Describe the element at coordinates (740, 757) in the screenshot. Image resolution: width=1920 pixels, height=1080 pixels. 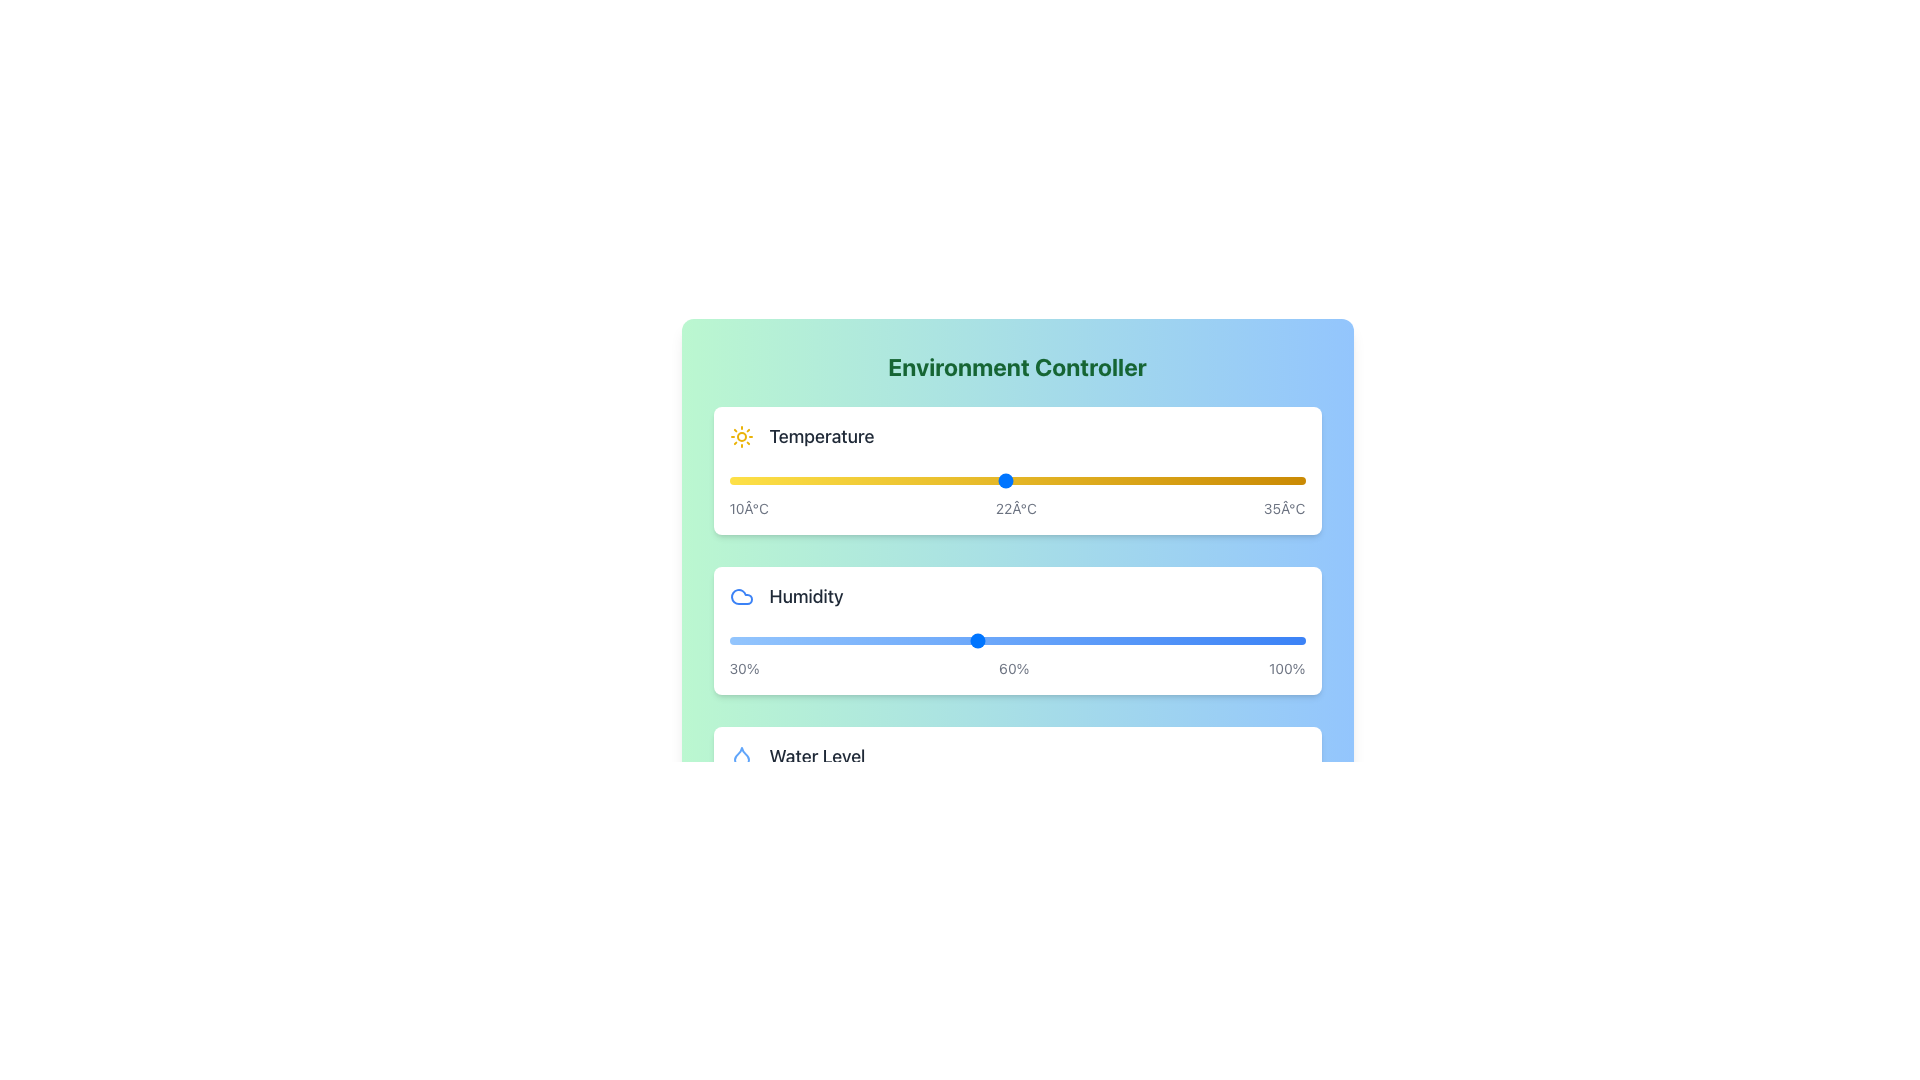
I see `the decorative icon associated with the 'Water Level' section, located below the 'Humidity' gauge, identifiable by its unique shape` at that location.